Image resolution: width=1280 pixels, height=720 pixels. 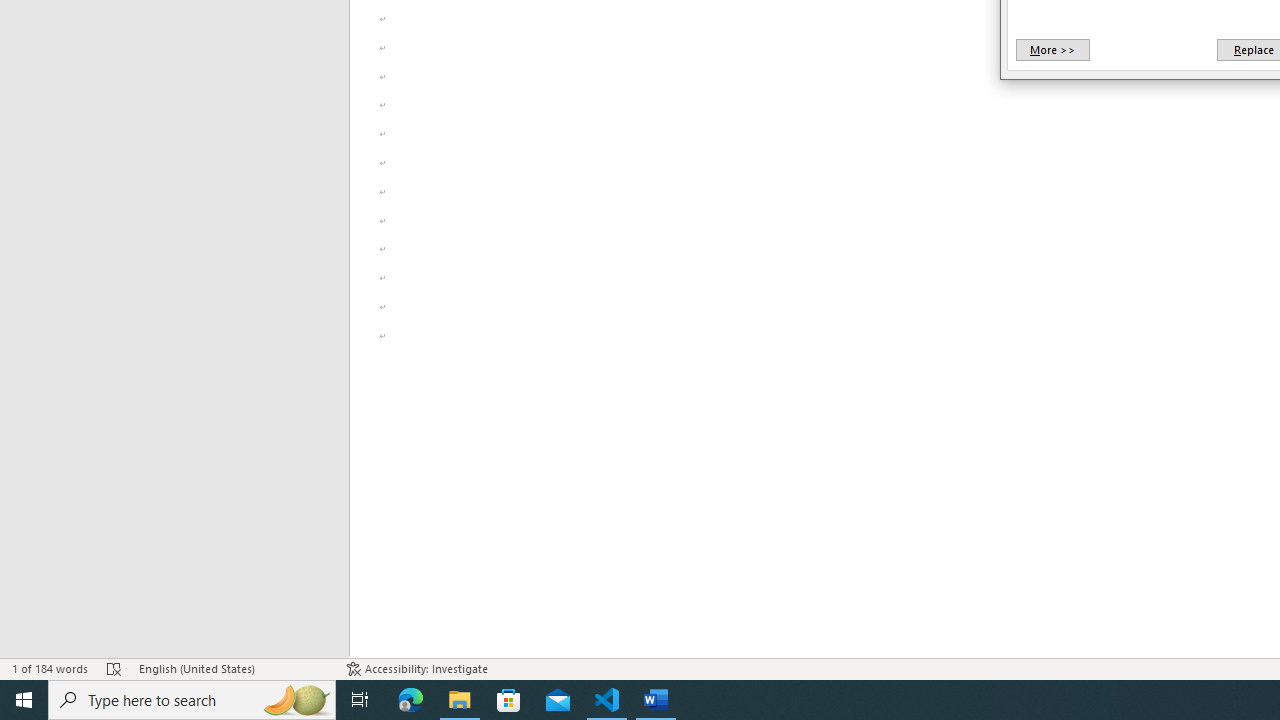 What do you see at coordinates (192, 698) in the screenshot?
I see `'Type here to search'` at bounding box center [192, 698].